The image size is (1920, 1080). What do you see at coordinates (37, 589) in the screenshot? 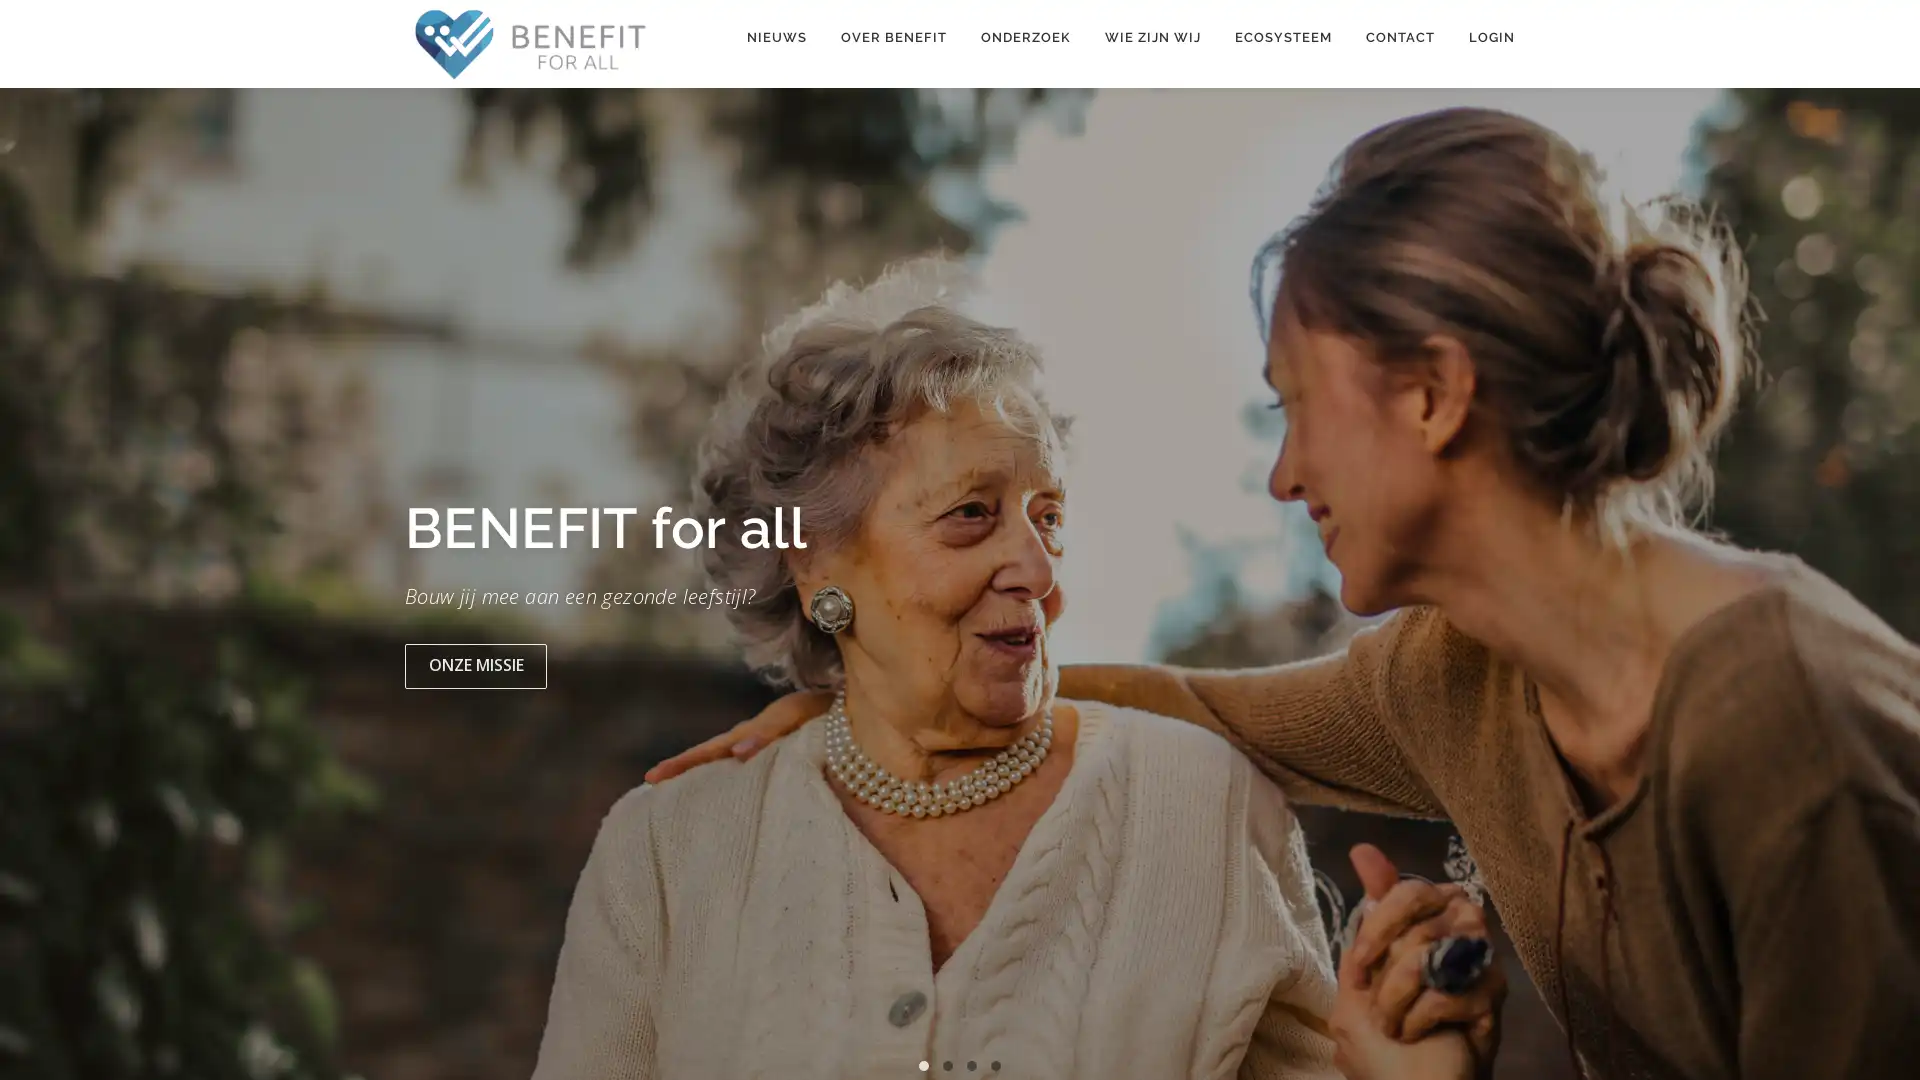
I see `Previous` at bounding box center [37, 589].